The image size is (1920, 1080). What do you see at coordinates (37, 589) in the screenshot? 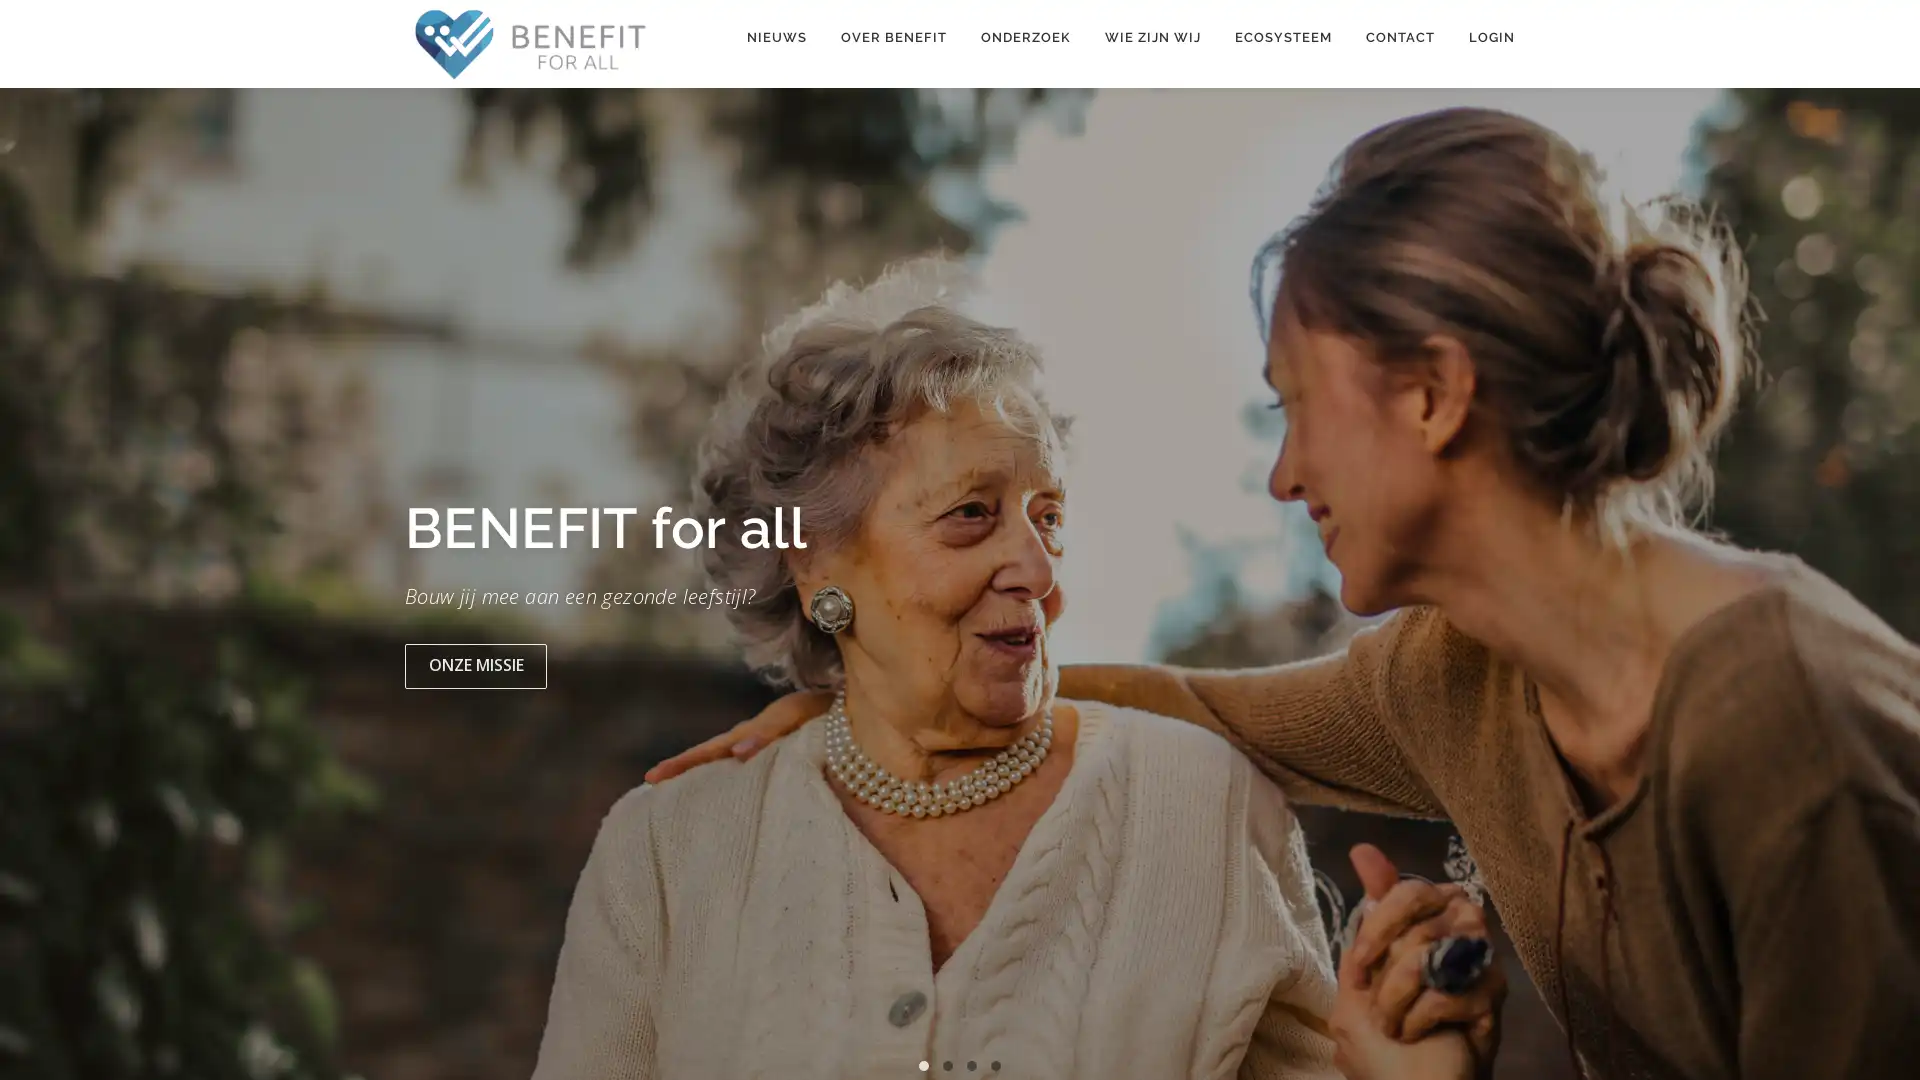
I see `Previous` at bounding box center [37, 589].